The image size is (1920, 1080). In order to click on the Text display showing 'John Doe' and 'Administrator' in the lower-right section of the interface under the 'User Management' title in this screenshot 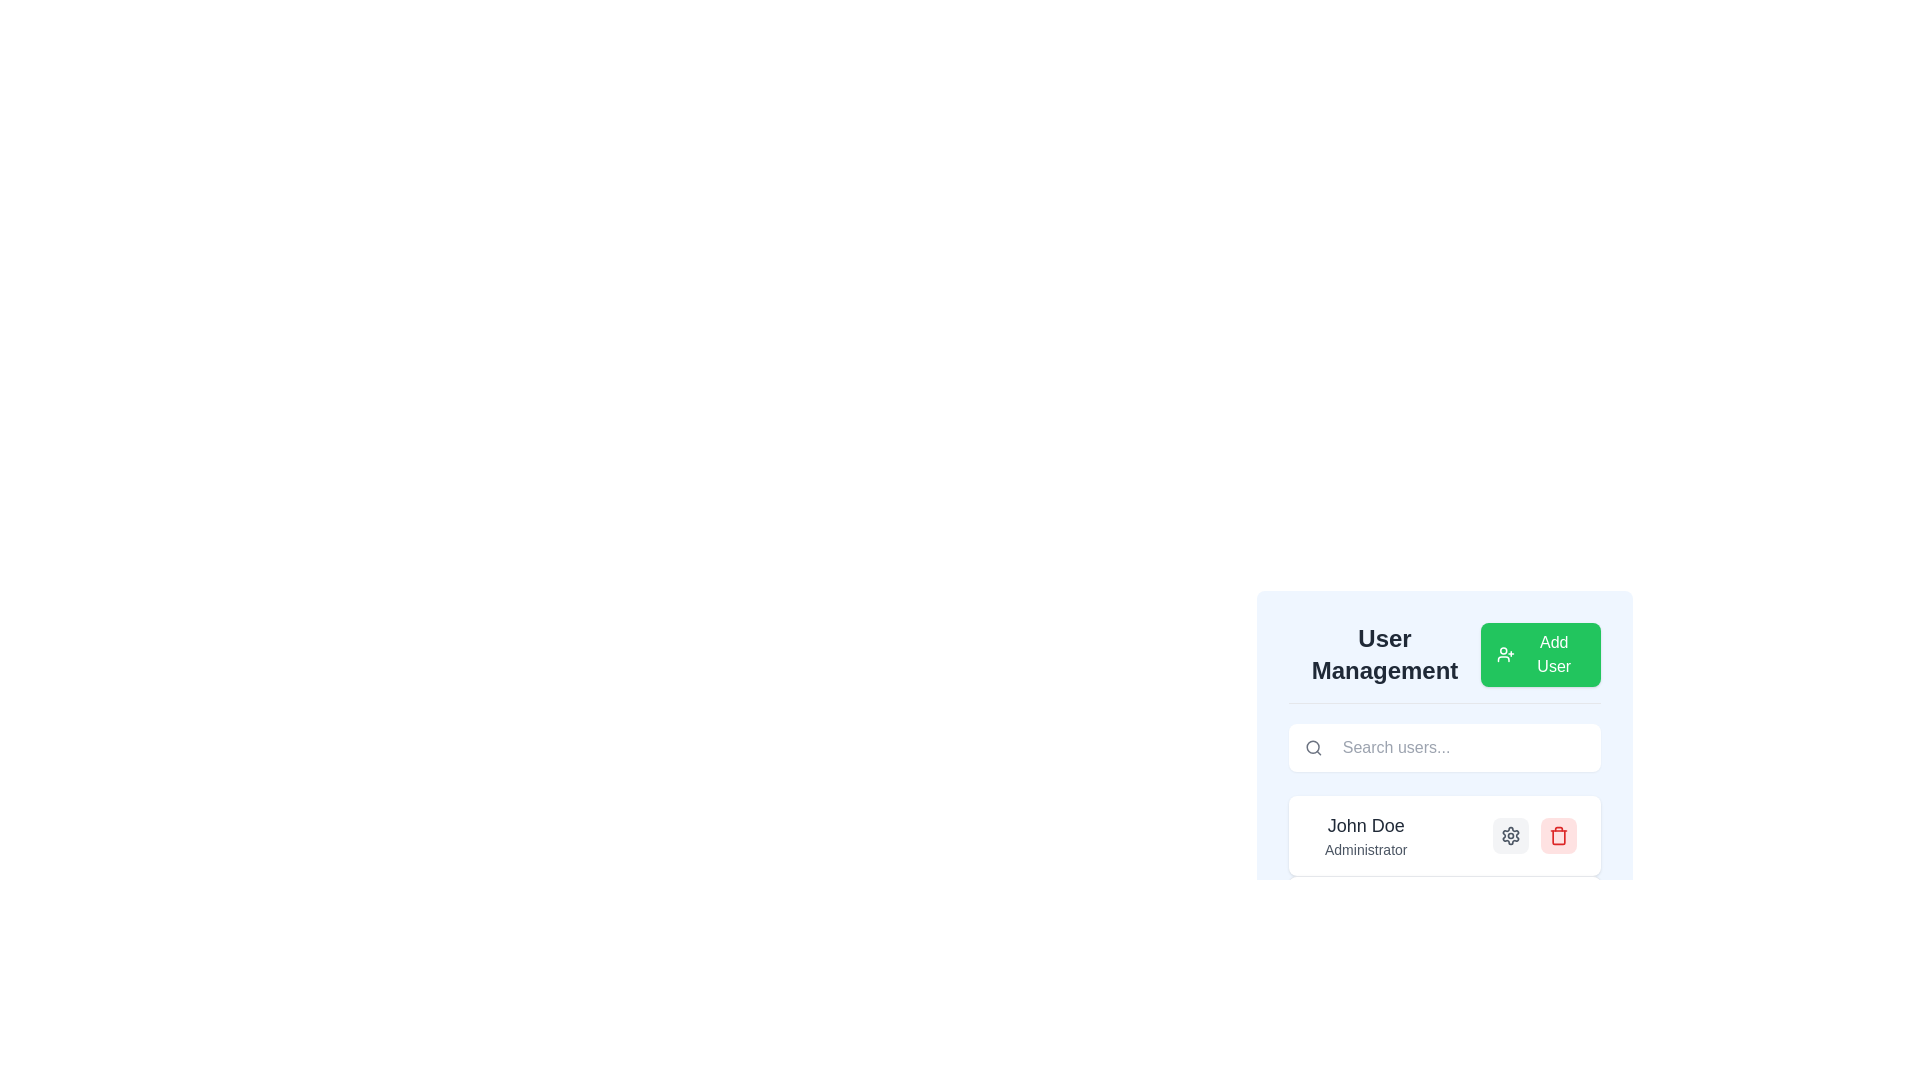, I will do `click(1360, 836)`.